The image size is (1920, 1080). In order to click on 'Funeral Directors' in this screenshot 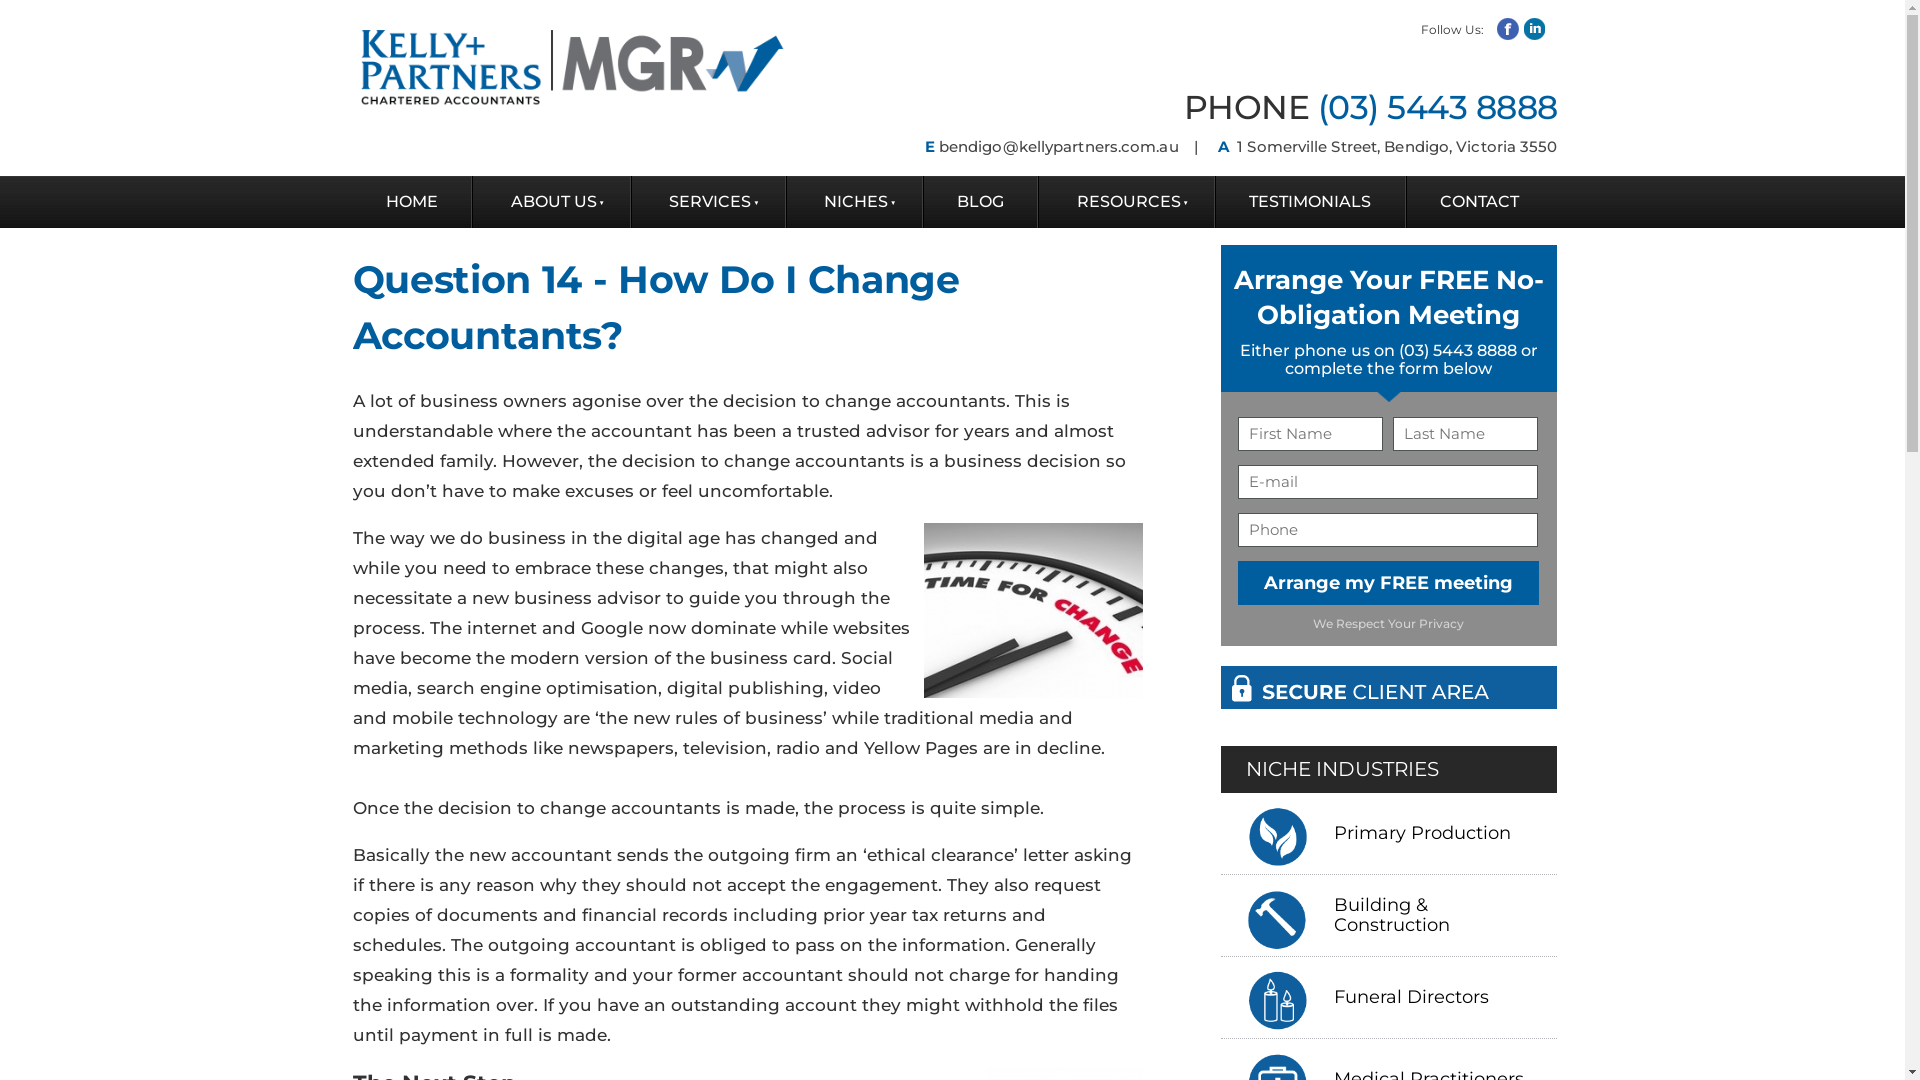, I will do `click(1415, 997)`.